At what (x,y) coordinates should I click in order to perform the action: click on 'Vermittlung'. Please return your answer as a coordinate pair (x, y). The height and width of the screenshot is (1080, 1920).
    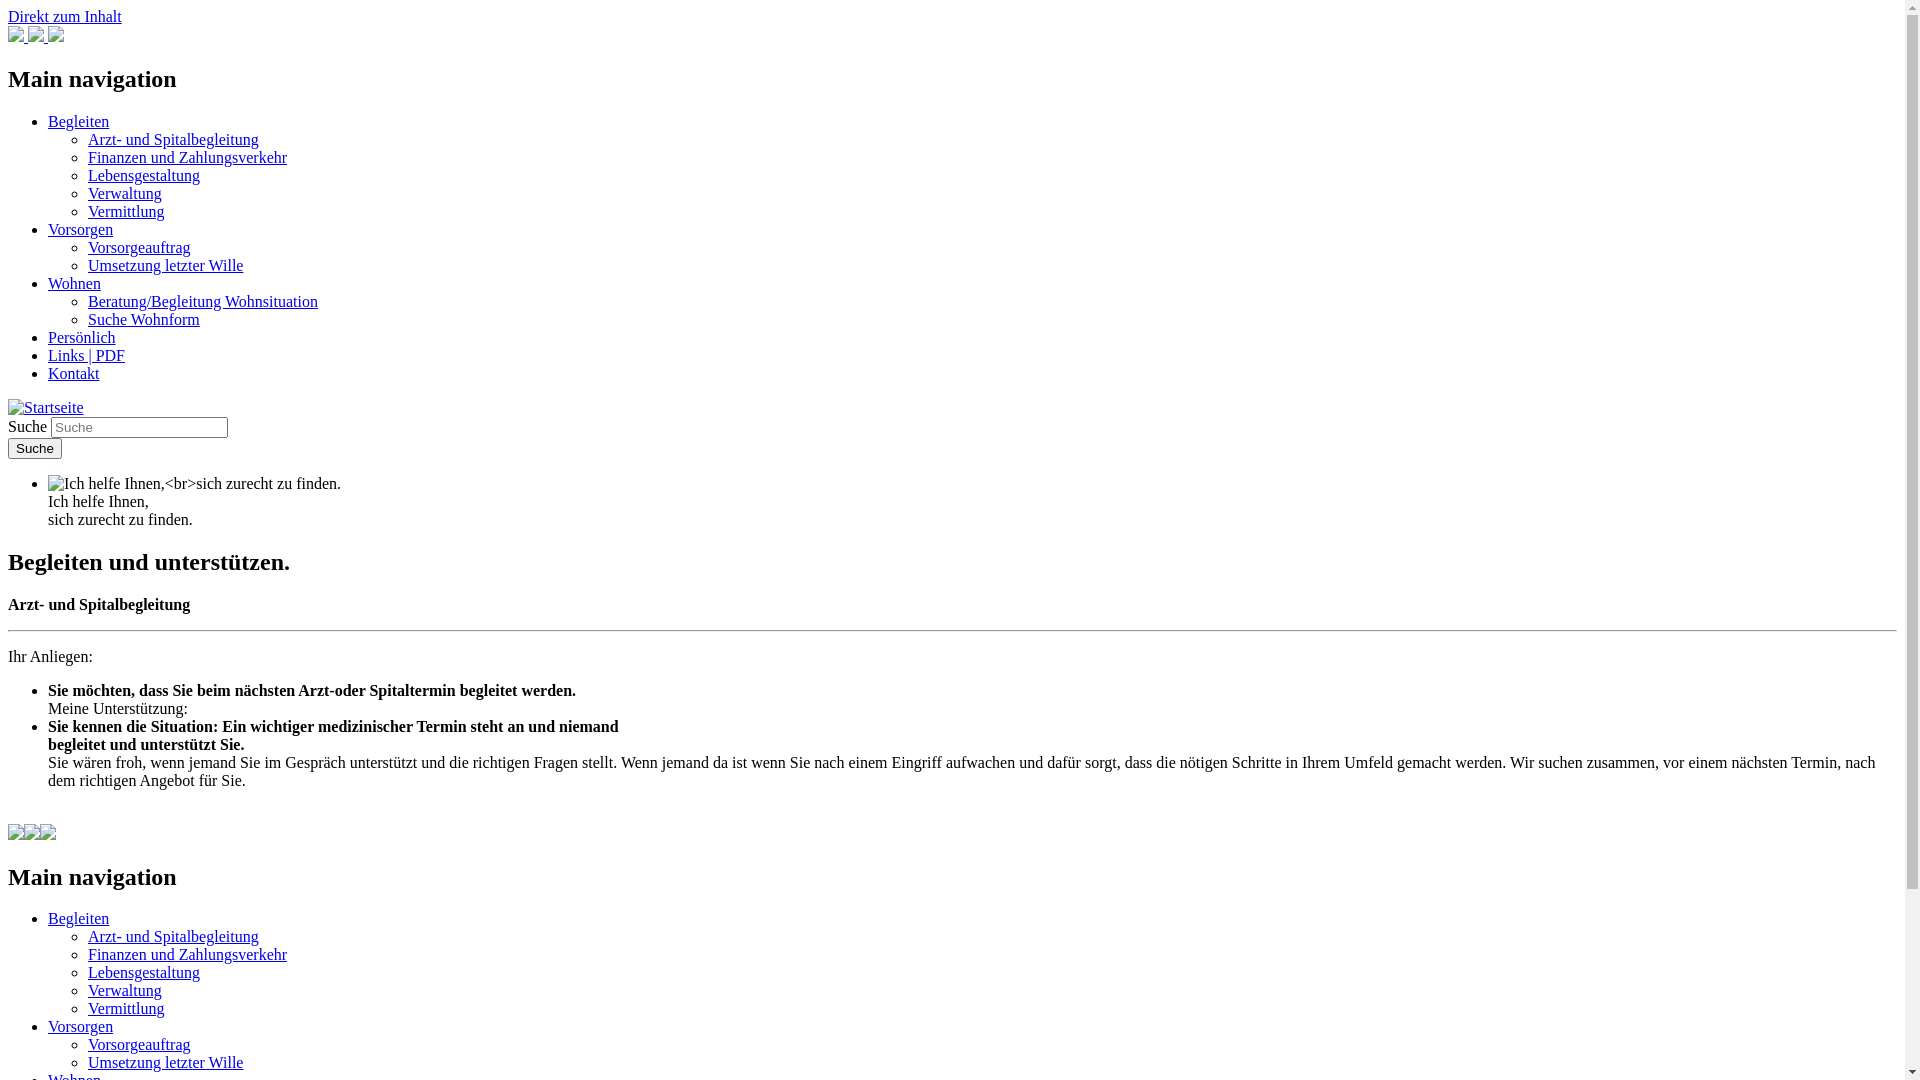
    Looking at the image, I should click on (124, 211).